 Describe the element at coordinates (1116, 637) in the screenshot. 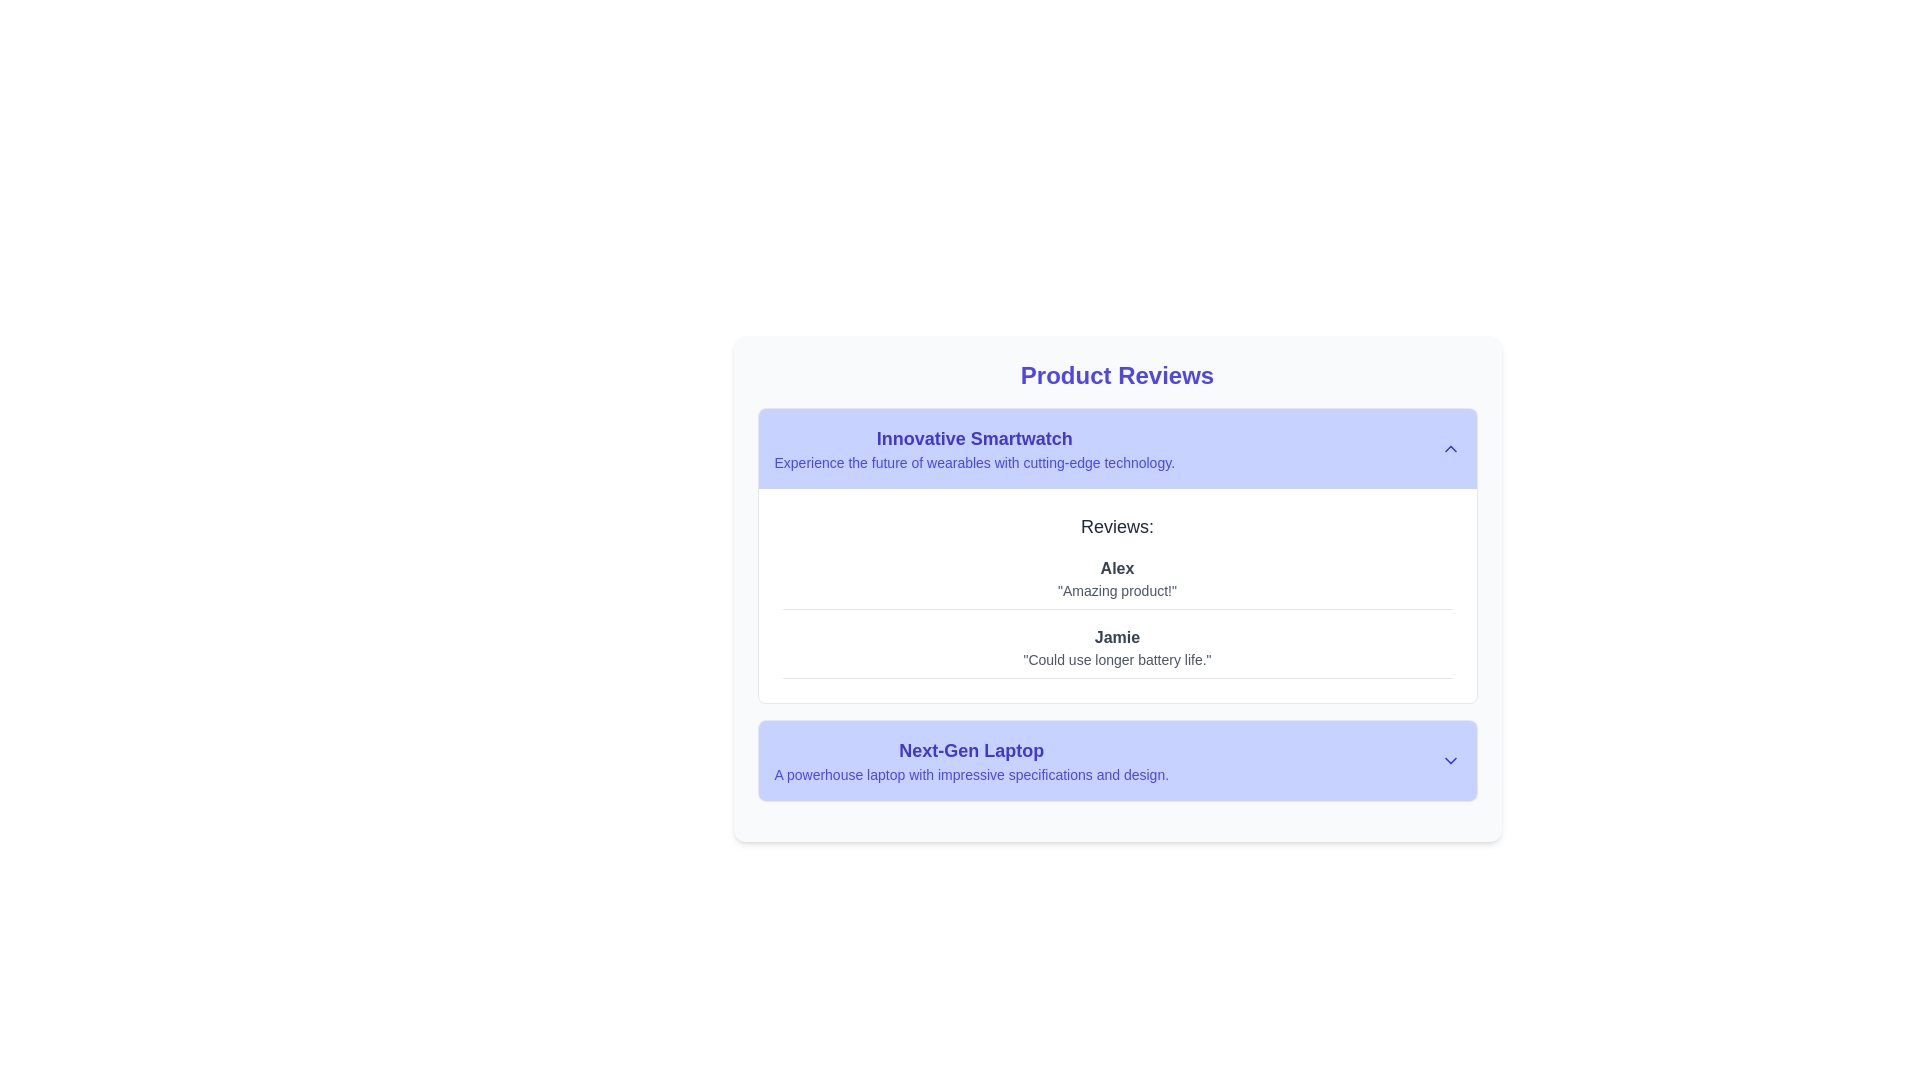

I see `the user name label displaying the review author's name, positioned below the review by 'Alex' and above the comment 'Could use longer battery life.'` at that location.